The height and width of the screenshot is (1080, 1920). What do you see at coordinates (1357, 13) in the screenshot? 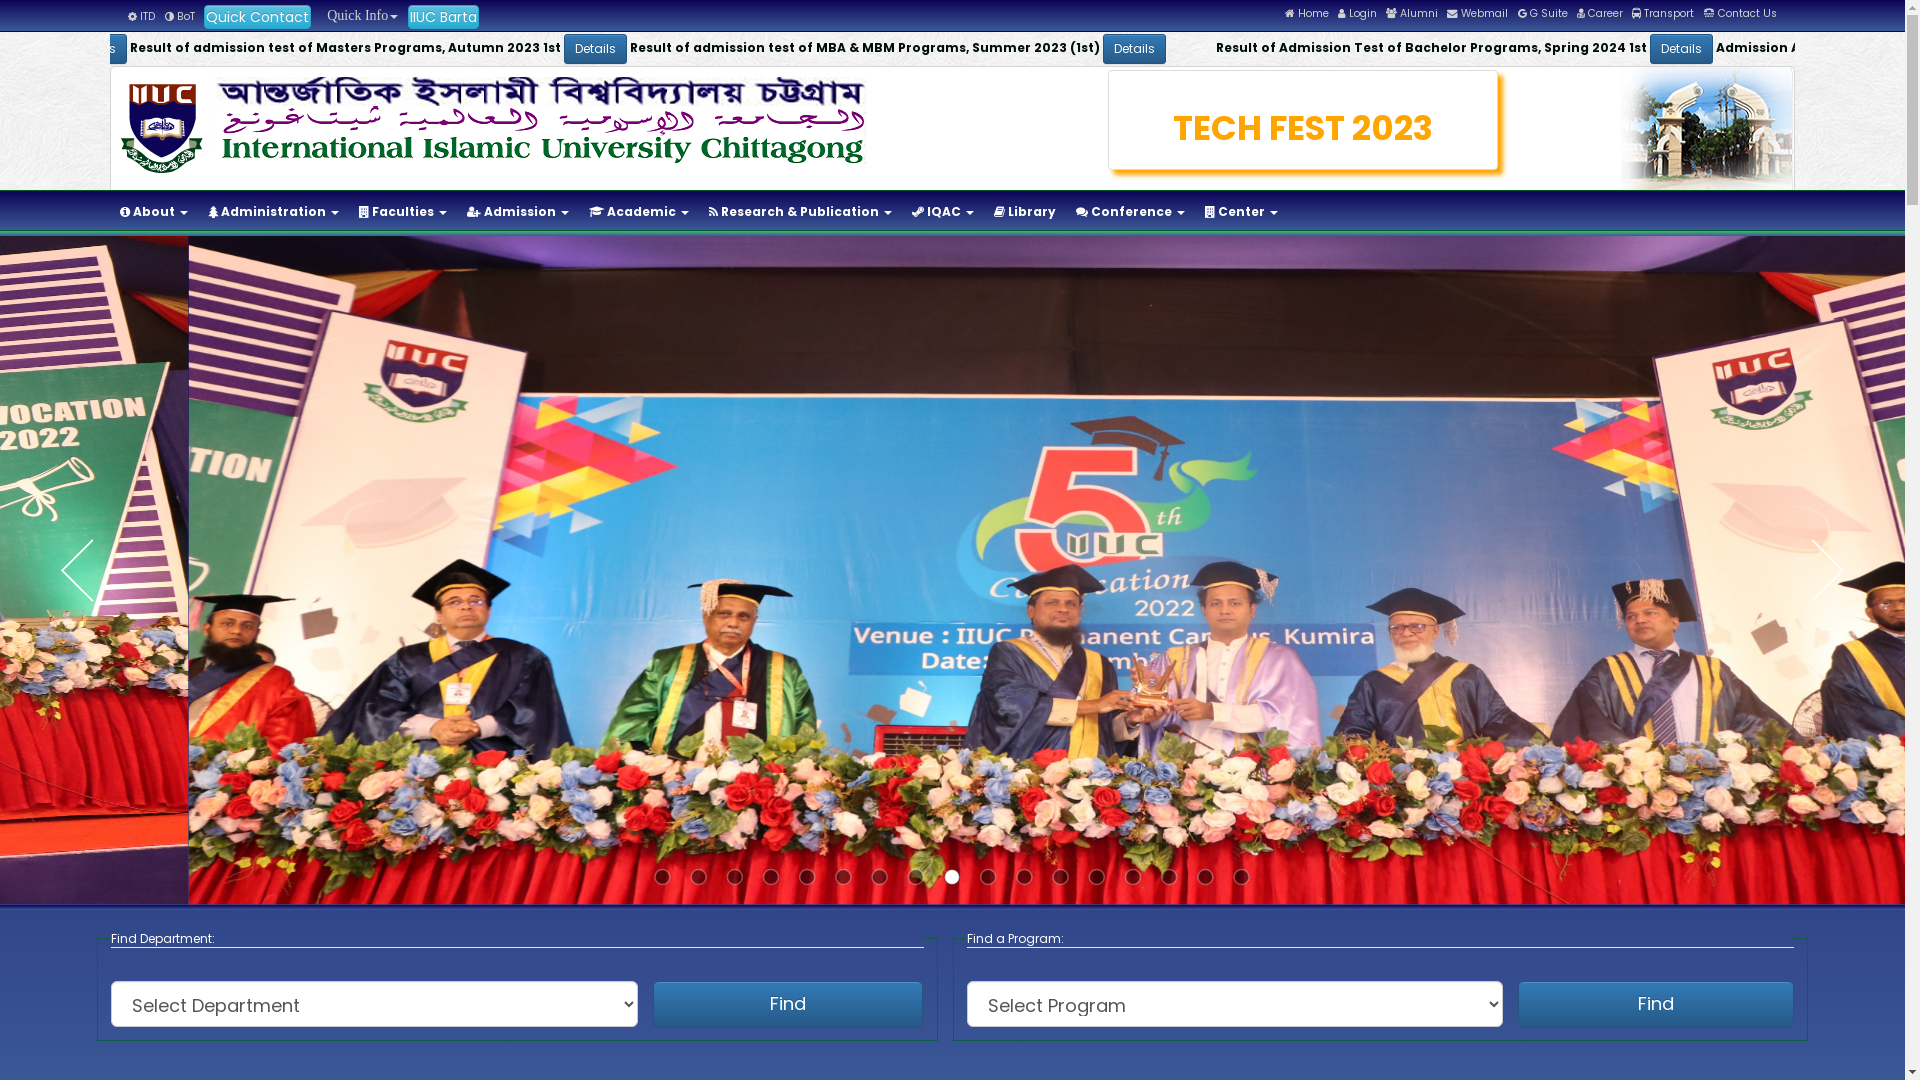
I see `'Login'` at bounding box center [1357, 13].